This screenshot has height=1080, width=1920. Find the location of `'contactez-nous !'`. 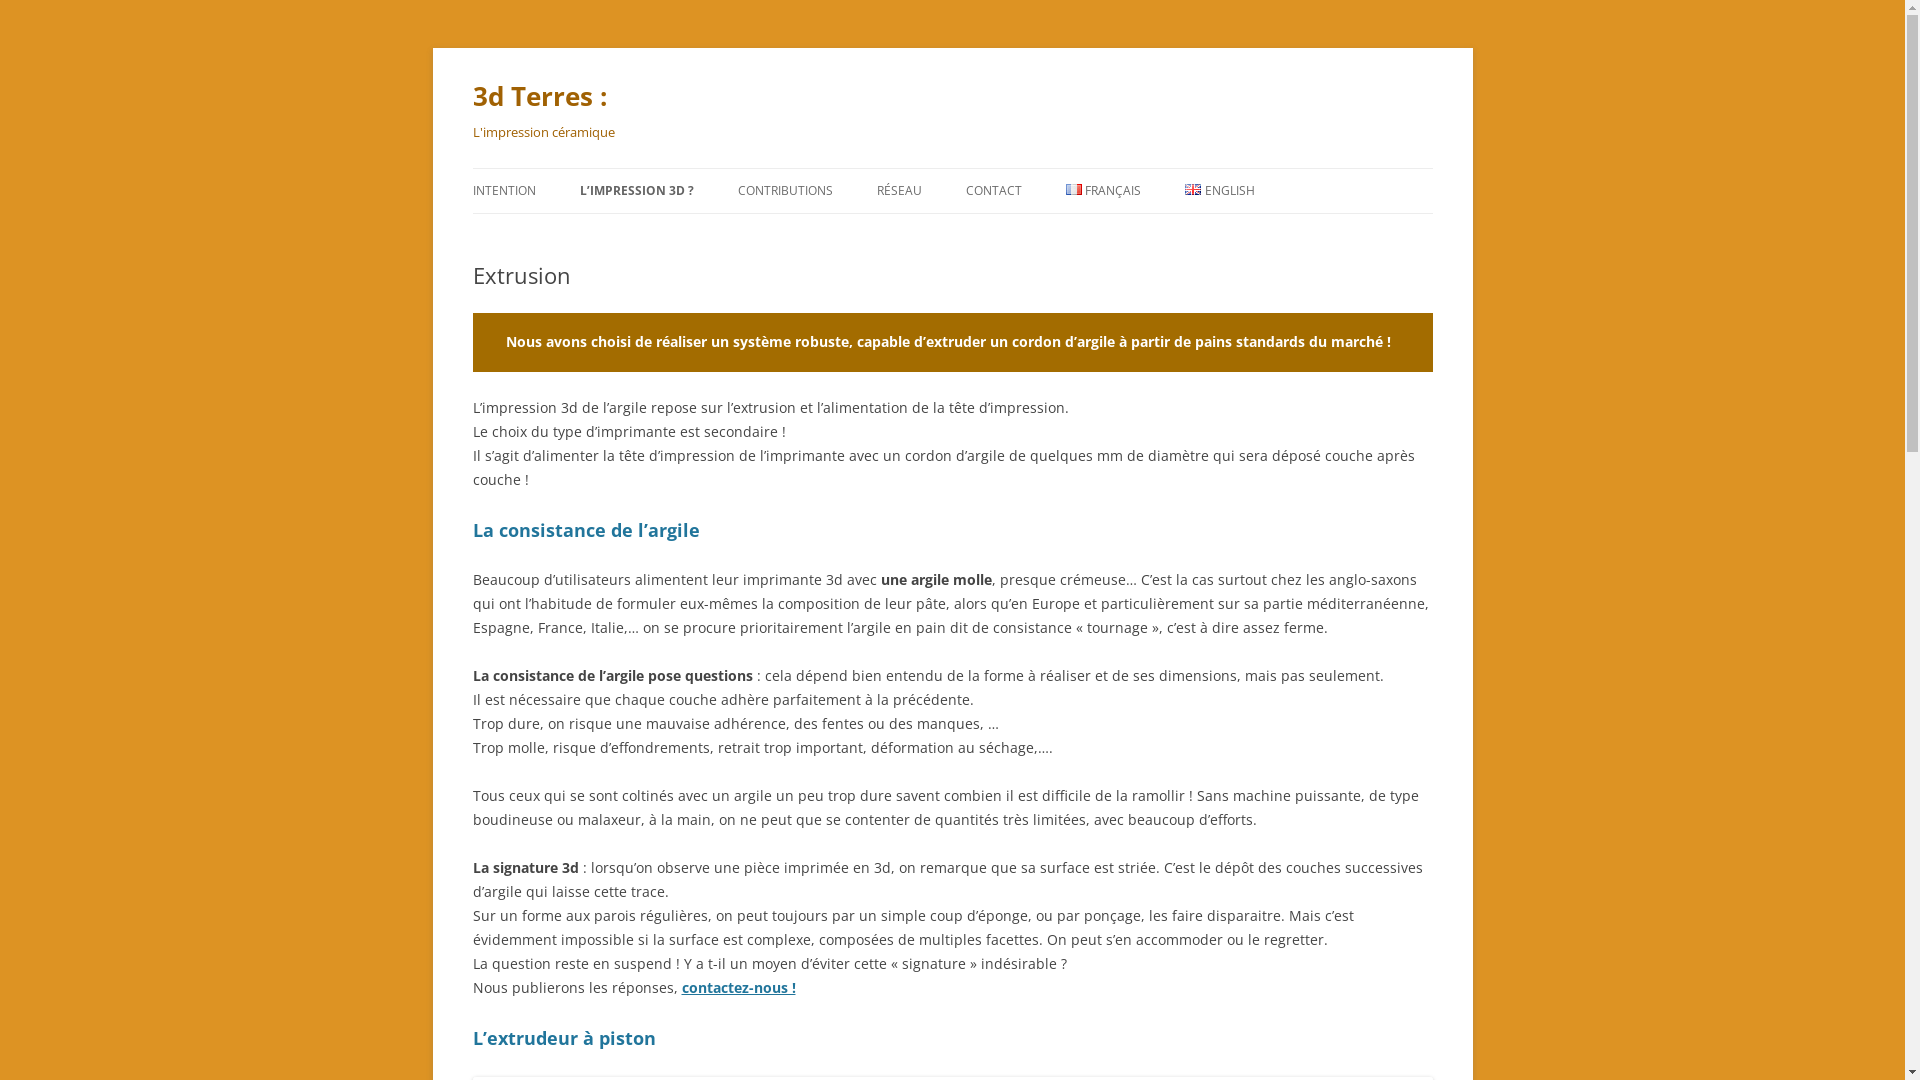

'contactez-nous !' is located at coordinates (681, 986).